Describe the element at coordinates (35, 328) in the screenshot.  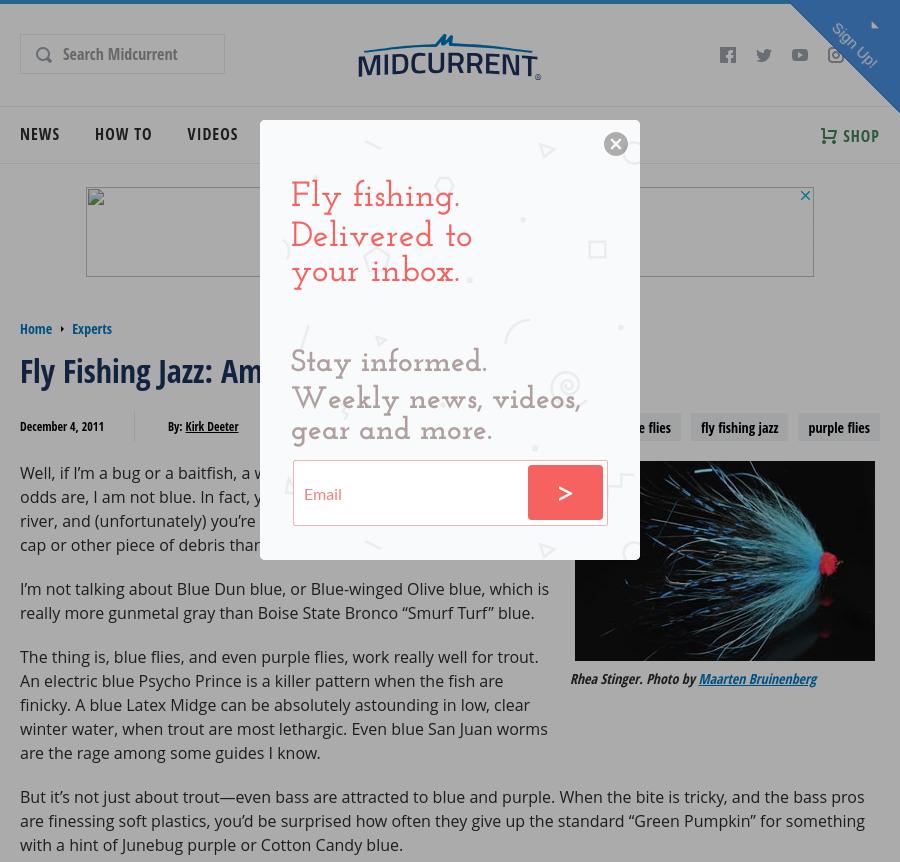
I see `'Home'` at that location.